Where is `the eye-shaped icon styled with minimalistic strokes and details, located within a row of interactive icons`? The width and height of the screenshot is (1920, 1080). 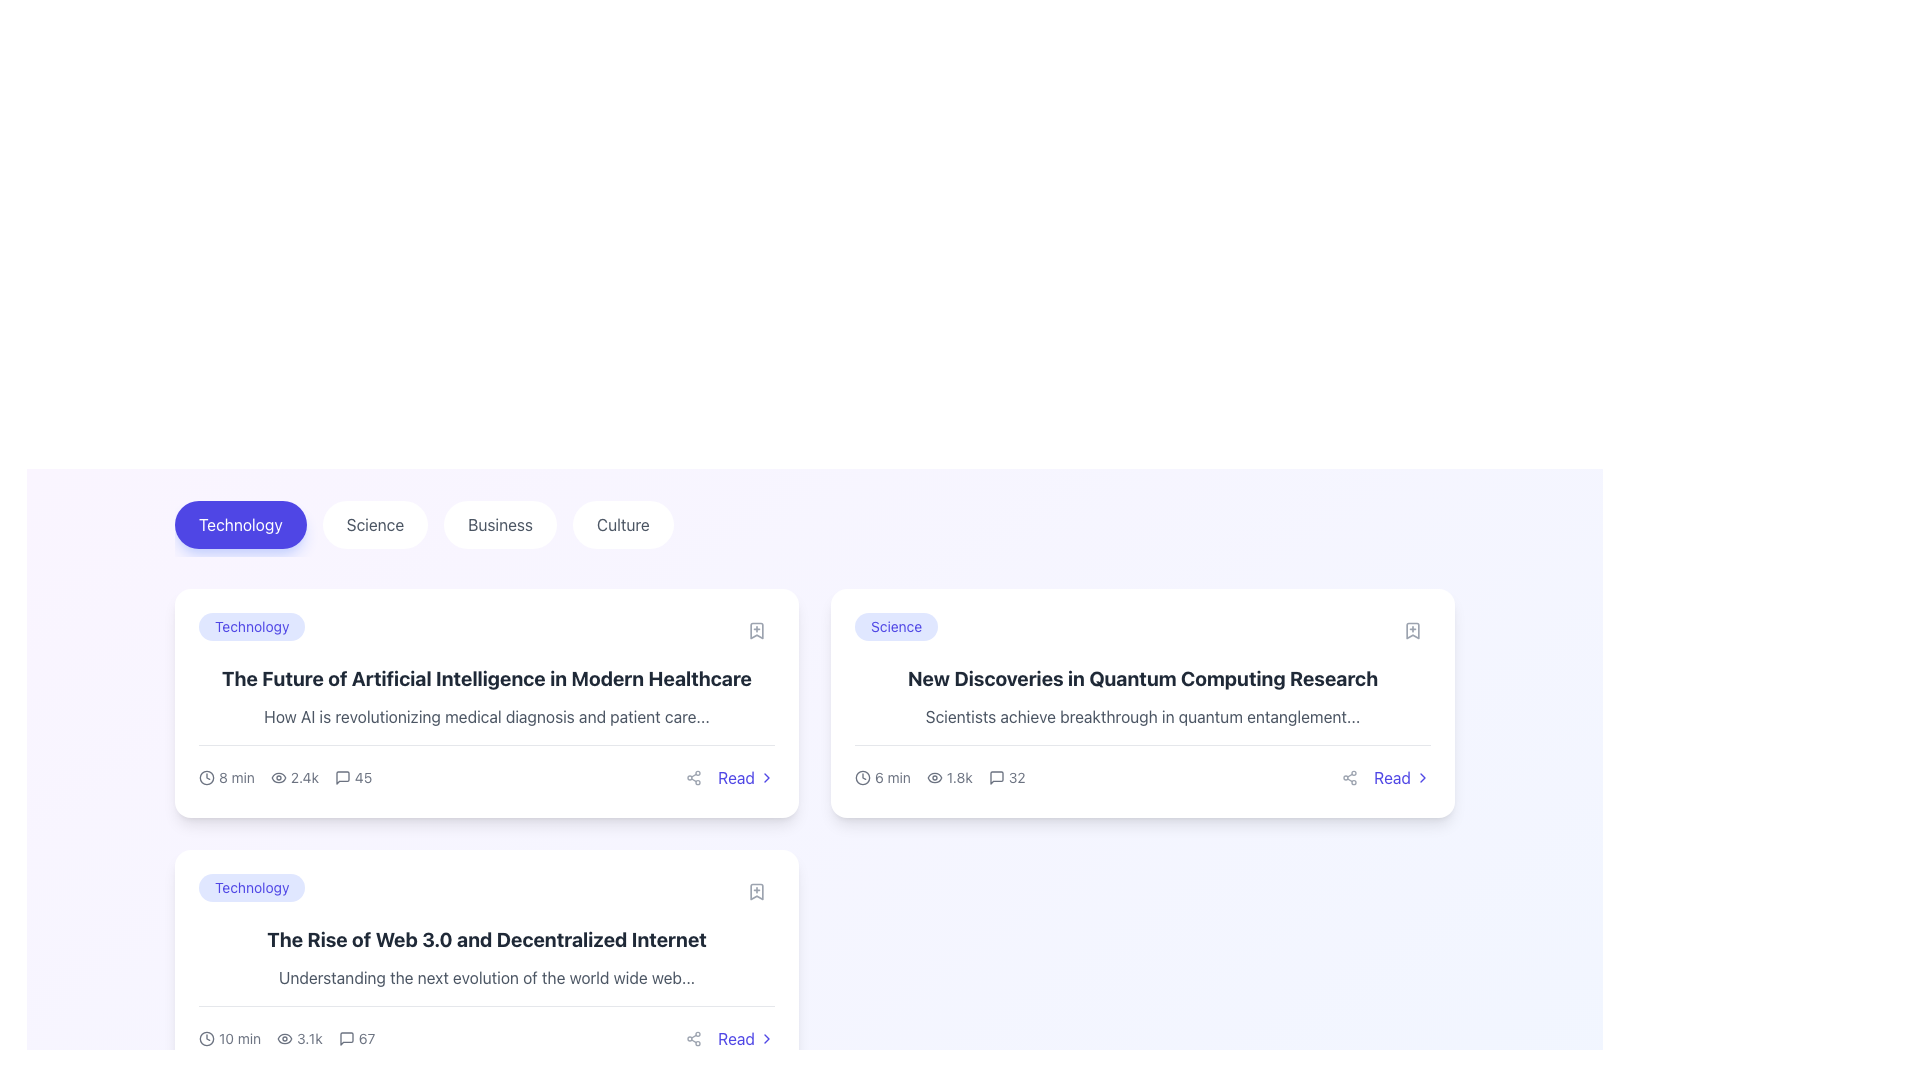 the eye-shaped icon styled with minimalistic strokes and details, located within a row of interactive icons is located at coordinates (284, 1037).